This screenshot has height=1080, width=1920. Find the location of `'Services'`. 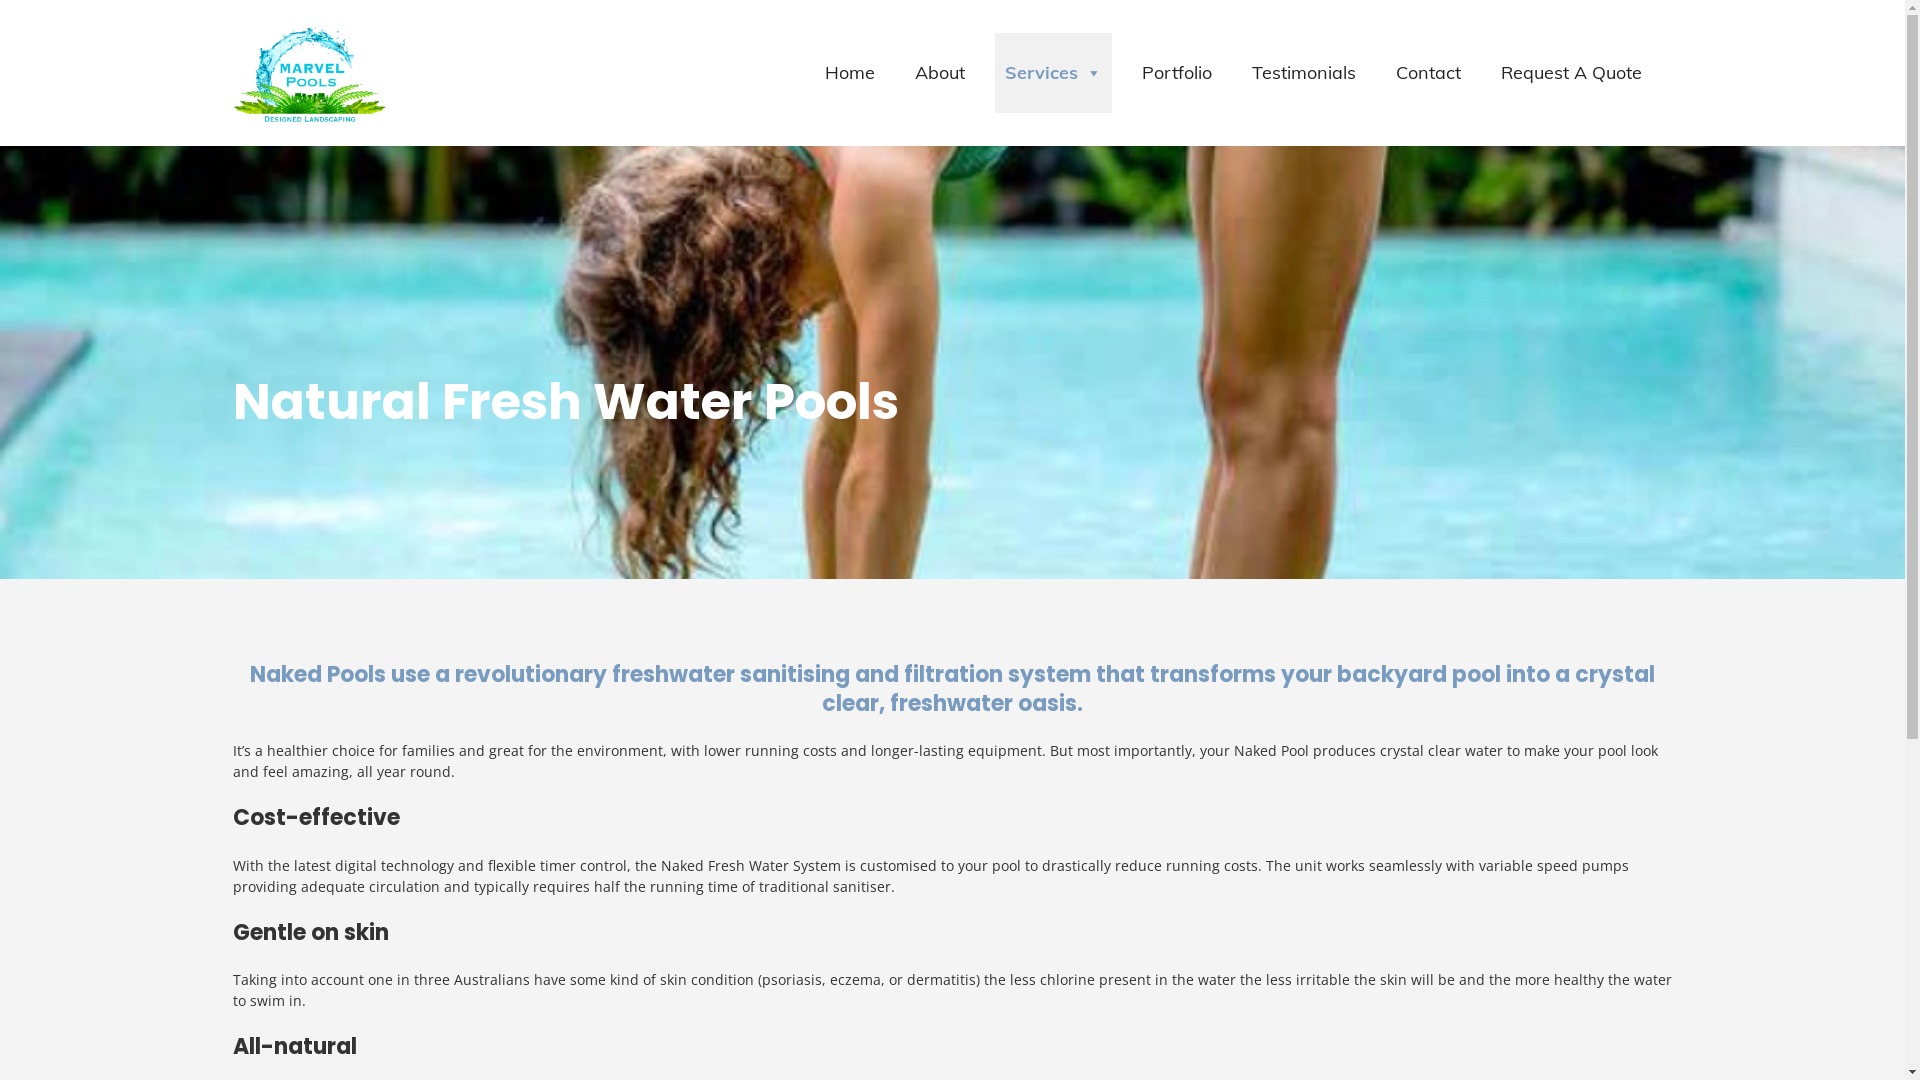

'Services' is located at coordinates (1052, 72).